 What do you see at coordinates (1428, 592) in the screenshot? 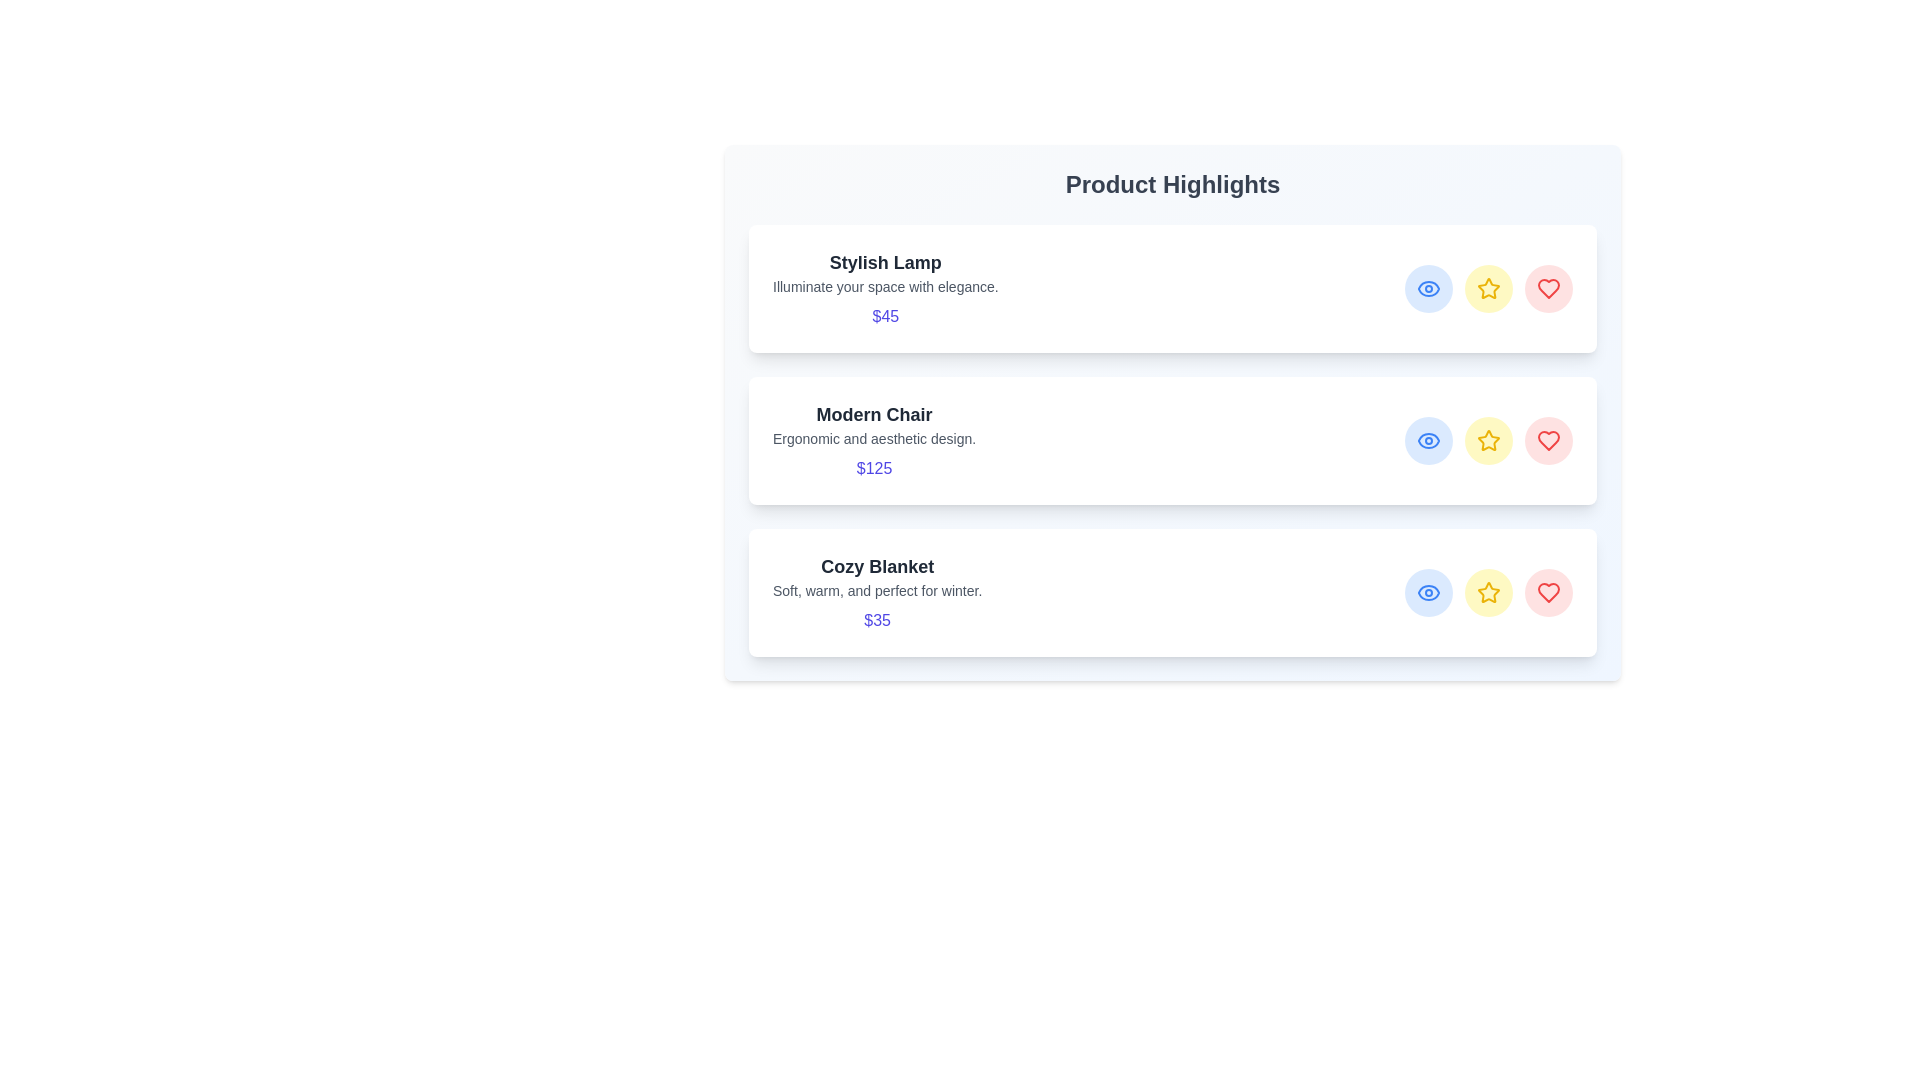
I see `eye icon for the product Cozy Blanket` at bounding box center [1428, 592].